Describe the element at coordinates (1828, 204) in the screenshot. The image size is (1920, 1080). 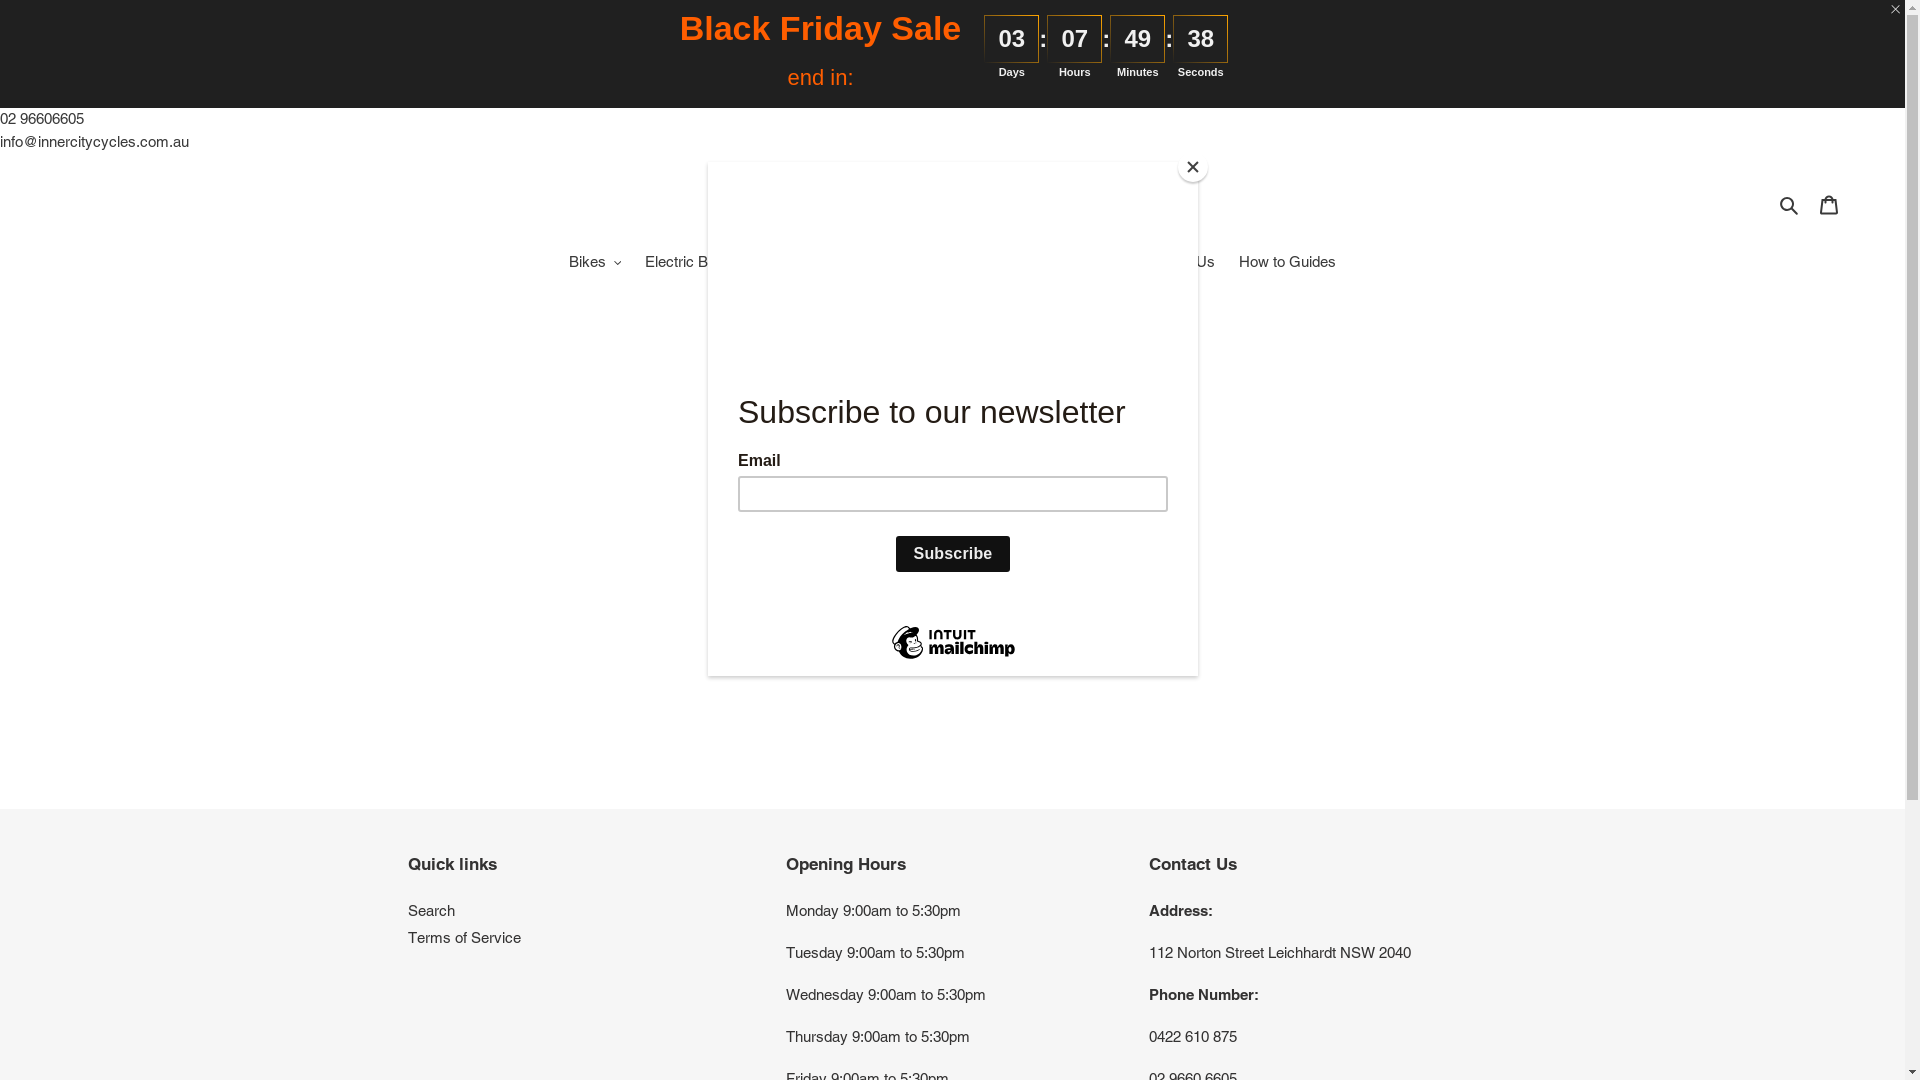
I see `'Cart'` at that location.